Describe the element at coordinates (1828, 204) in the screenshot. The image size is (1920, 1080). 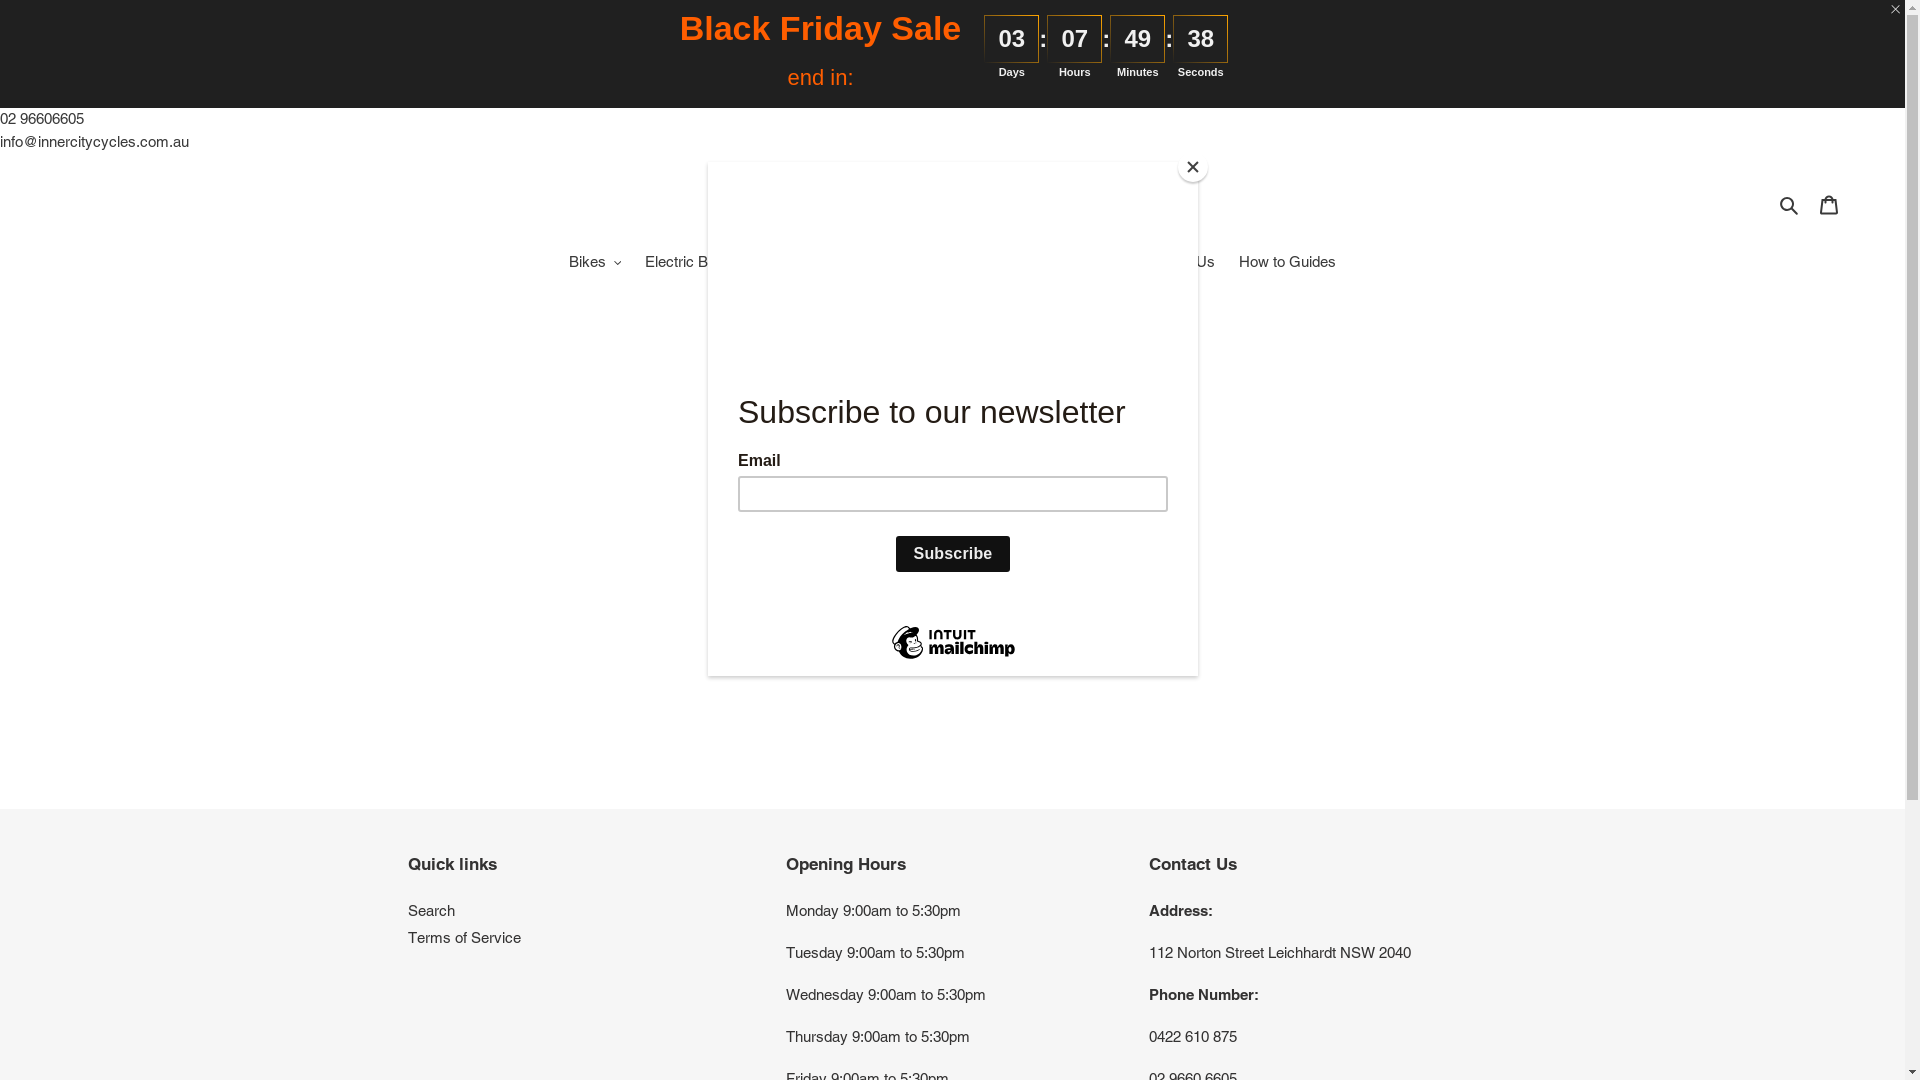
I see `'Cart'` at that location.